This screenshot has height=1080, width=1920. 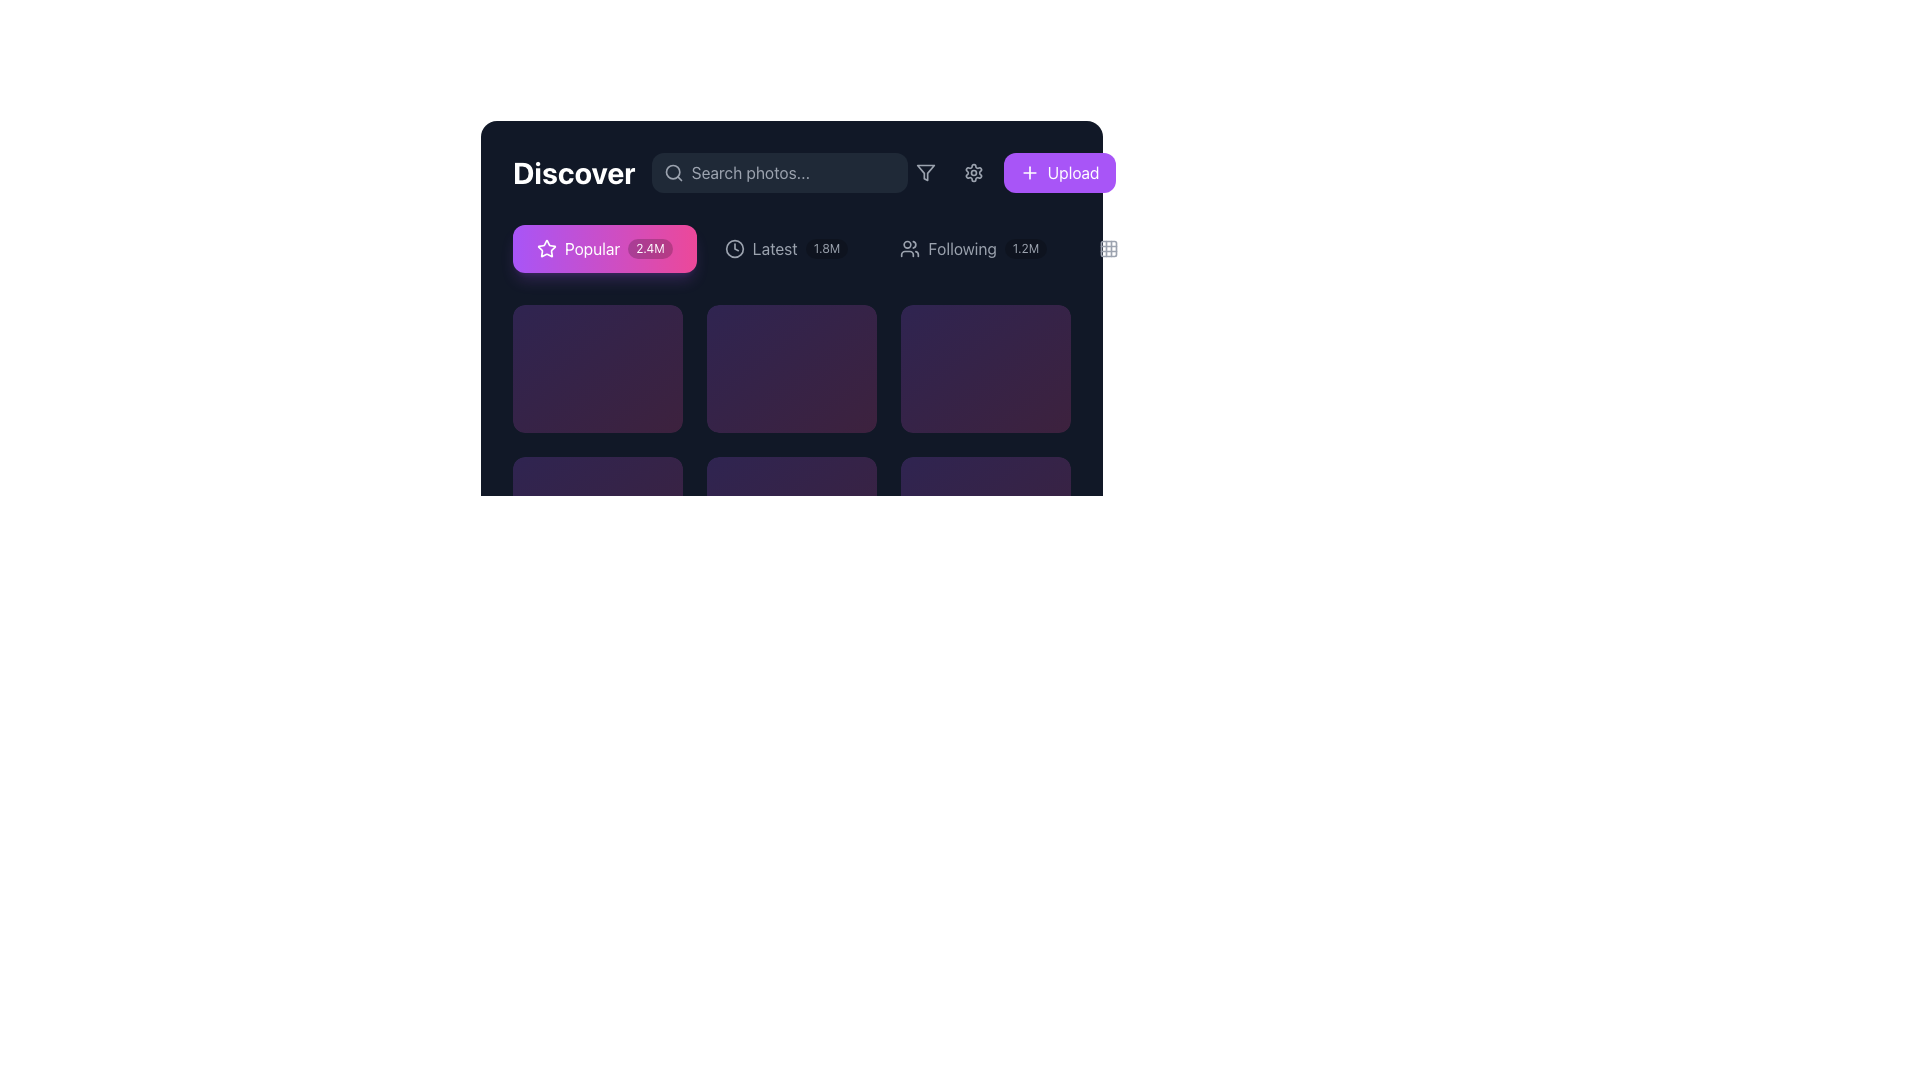 I want to click on the button containing the text 'Popular' styled in white font against a gradient background, located to the right of a star-shaped icon and left of '2.4M', below the 'Discover' heading, so click(x=591, y=248).